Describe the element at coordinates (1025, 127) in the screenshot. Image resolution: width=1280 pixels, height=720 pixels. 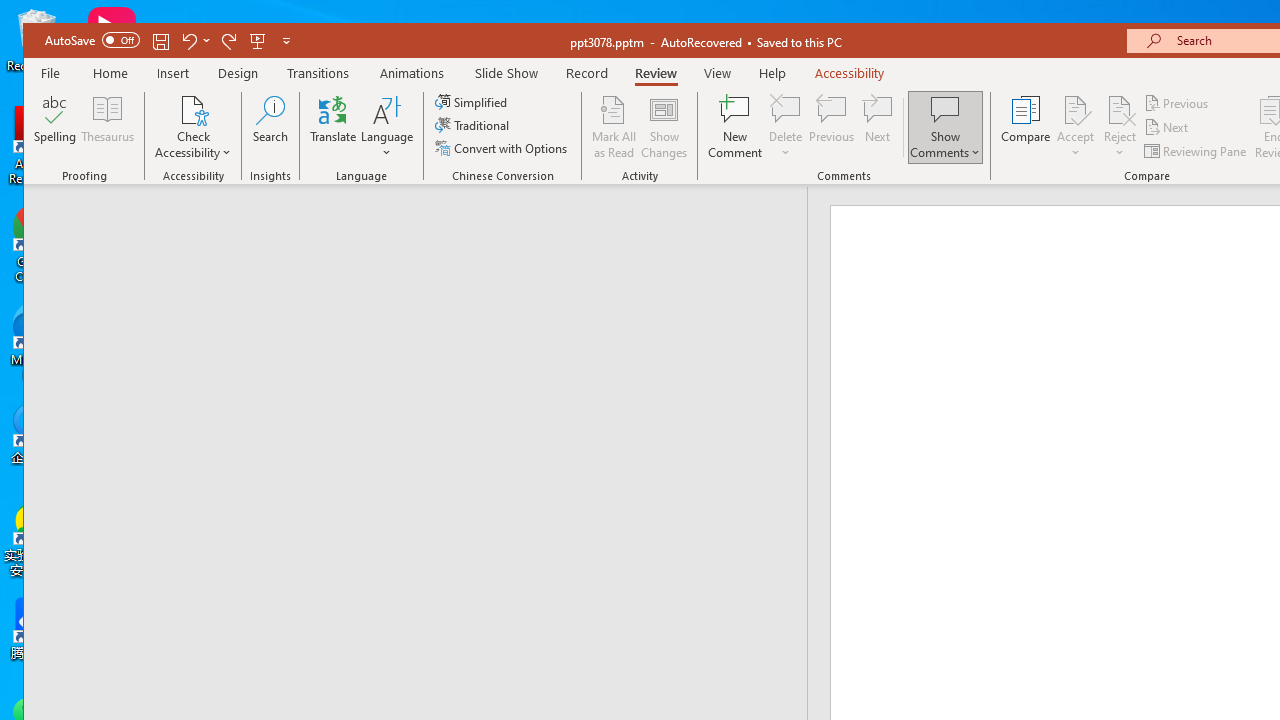
I see `'Compare'` at that location.